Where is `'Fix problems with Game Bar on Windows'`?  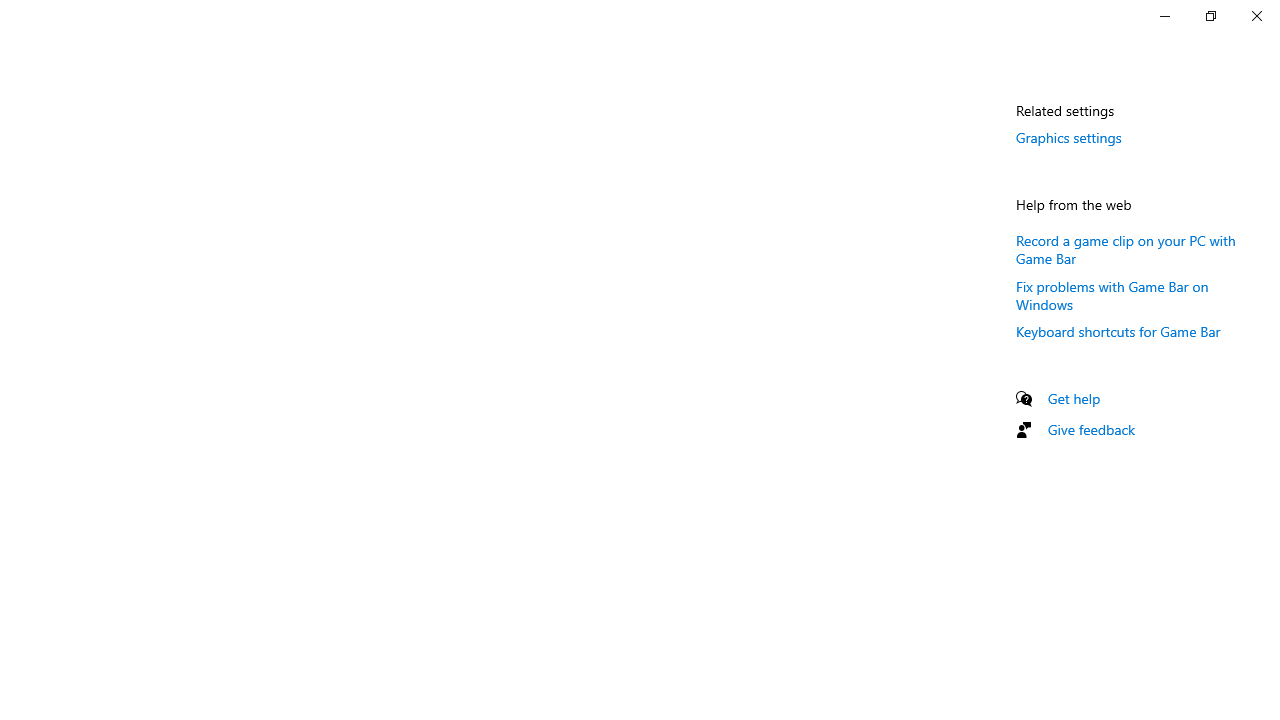
'Fix problems with Game Bar on Windows' is located at coordinates (1111, 294).